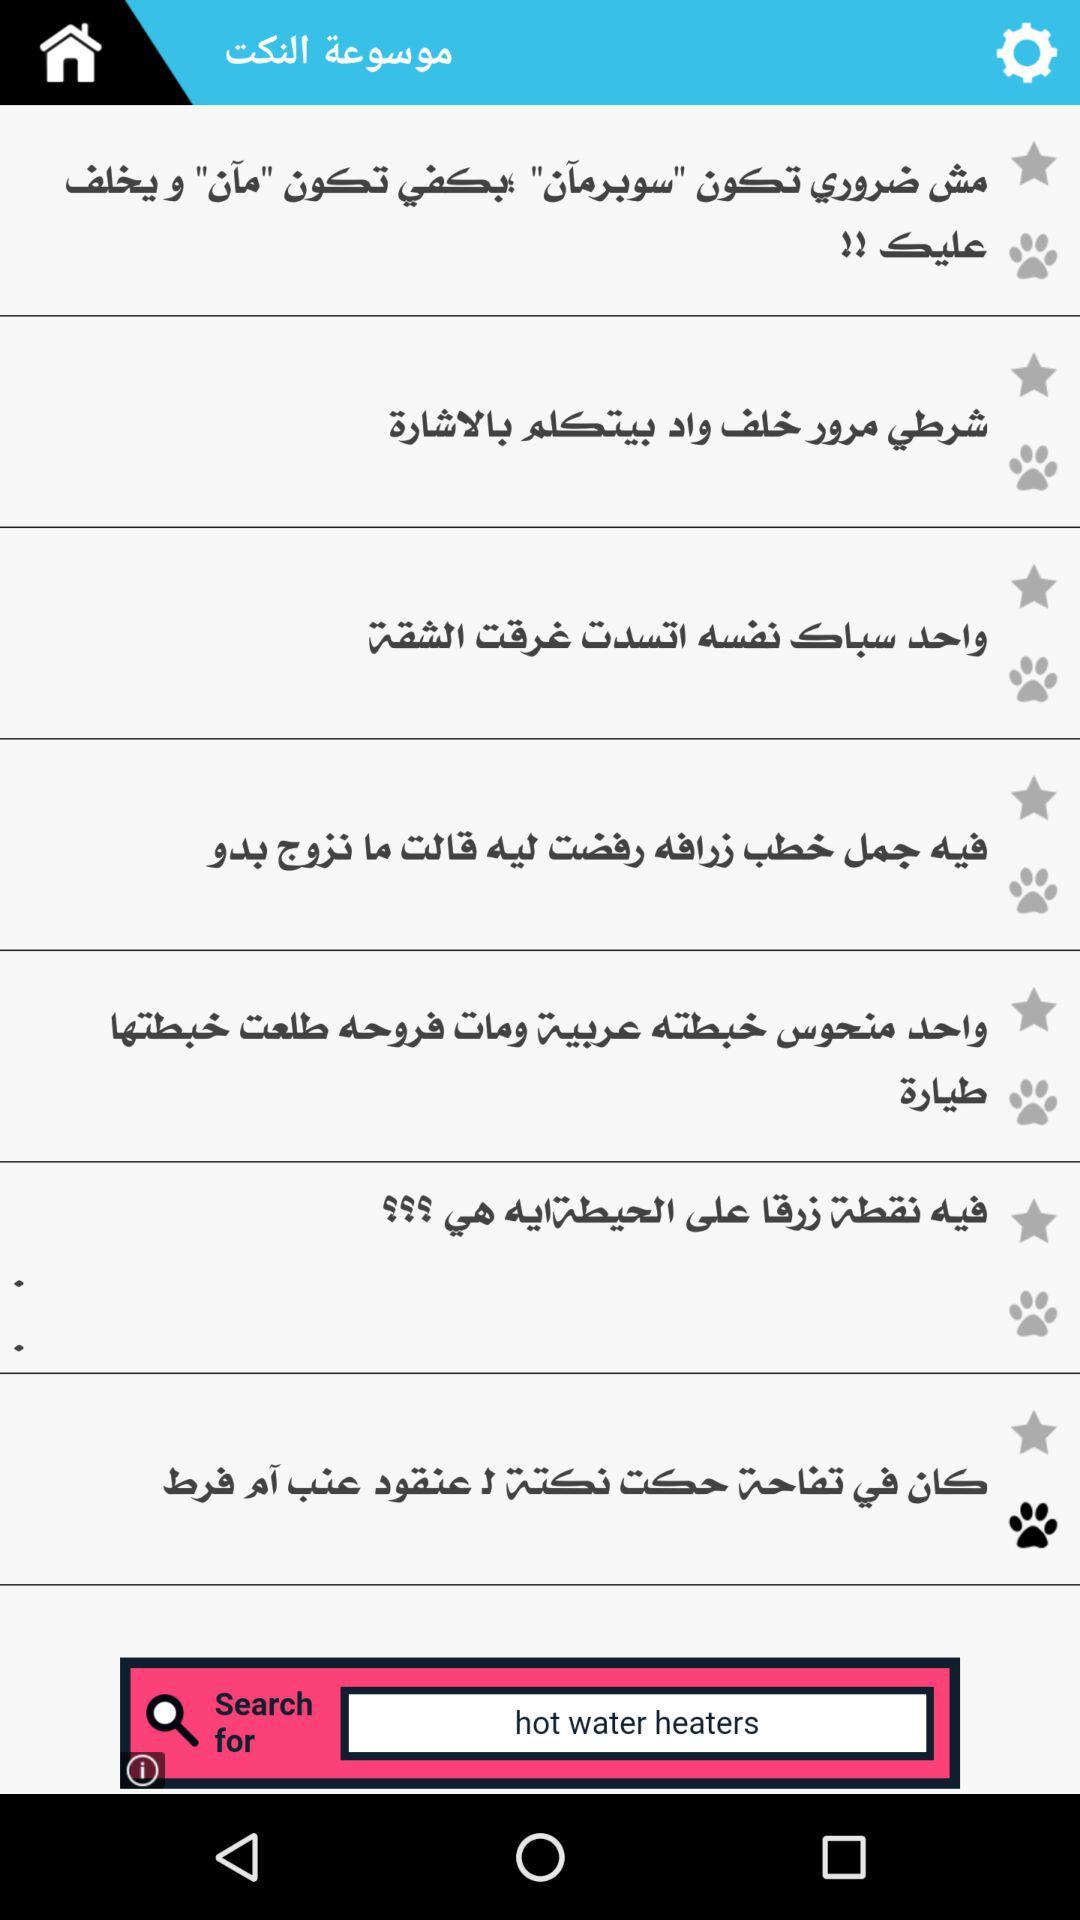 Image resolution: width=1080 pixels, height=1920 pixels. I want to click on input search term, so click(540, 1722).